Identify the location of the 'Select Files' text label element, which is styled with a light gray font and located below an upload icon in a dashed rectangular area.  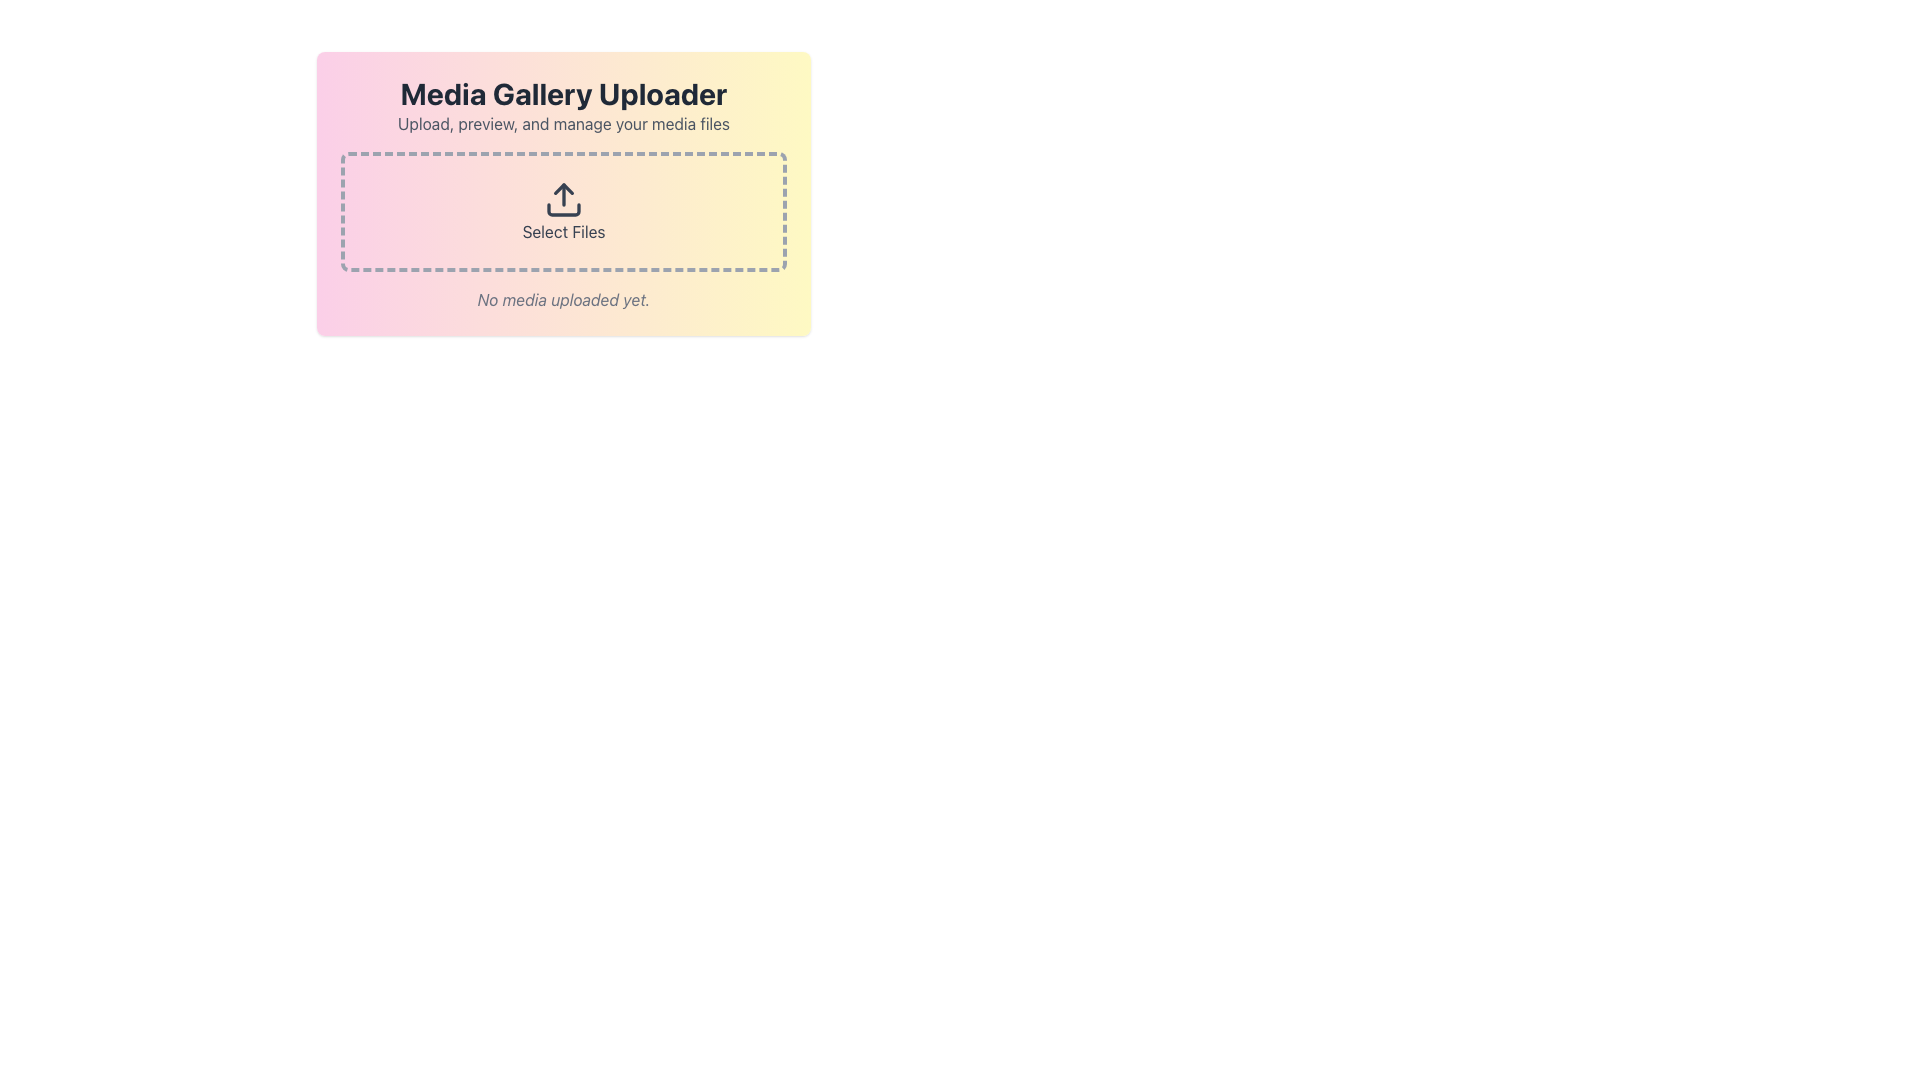
(563, 230).